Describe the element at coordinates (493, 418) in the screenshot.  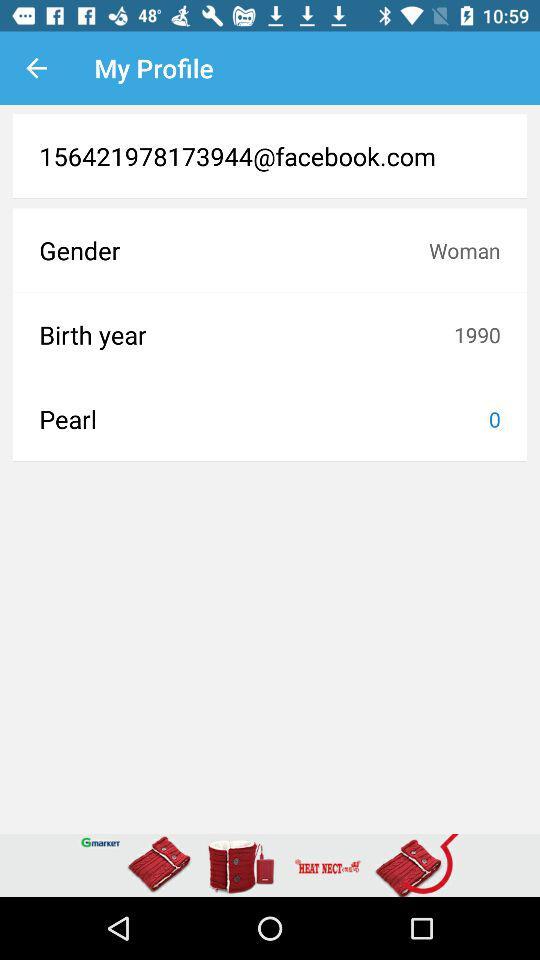
I see `the 0` at that location.